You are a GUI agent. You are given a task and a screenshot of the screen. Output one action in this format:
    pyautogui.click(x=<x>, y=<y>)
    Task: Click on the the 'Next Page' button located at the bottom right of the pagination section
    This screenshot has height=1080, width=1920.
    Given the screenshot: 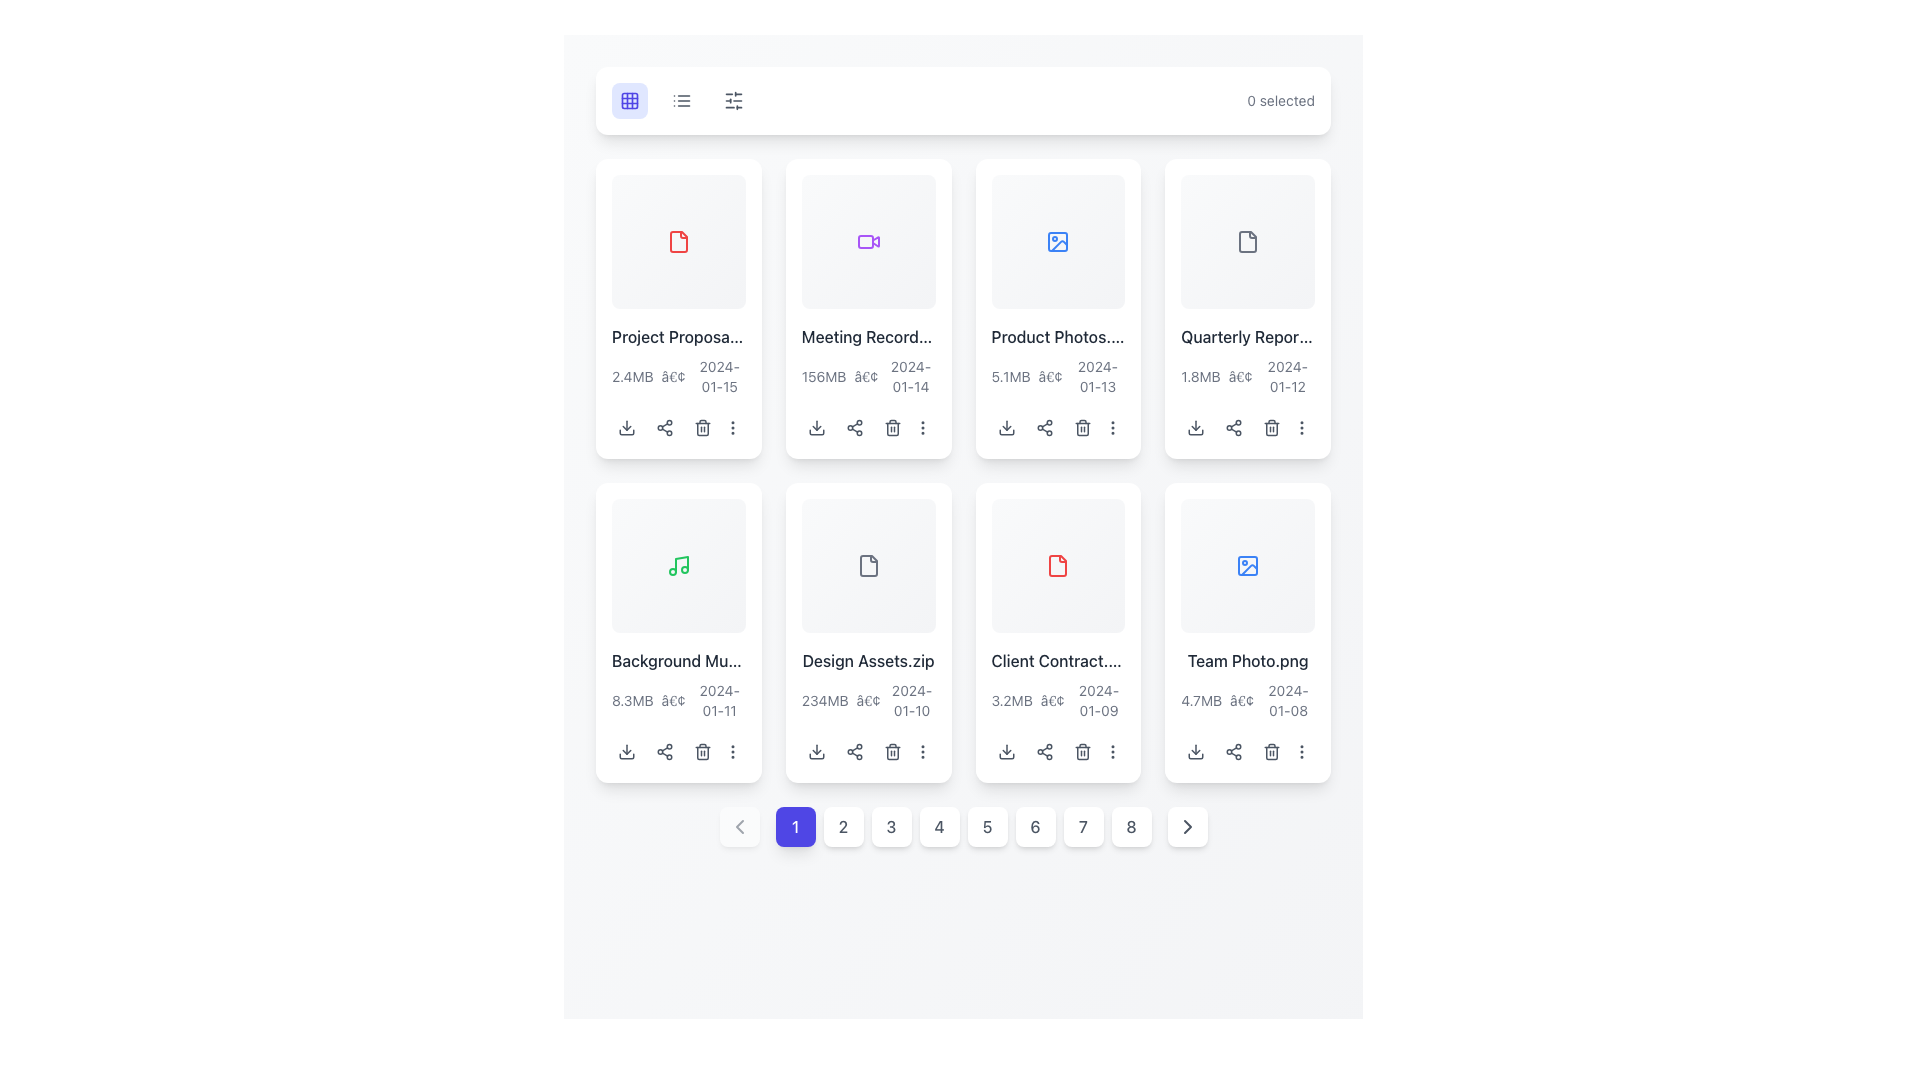 What is the action you would take?
    pyautogui.click(x=1187, y=826)
    